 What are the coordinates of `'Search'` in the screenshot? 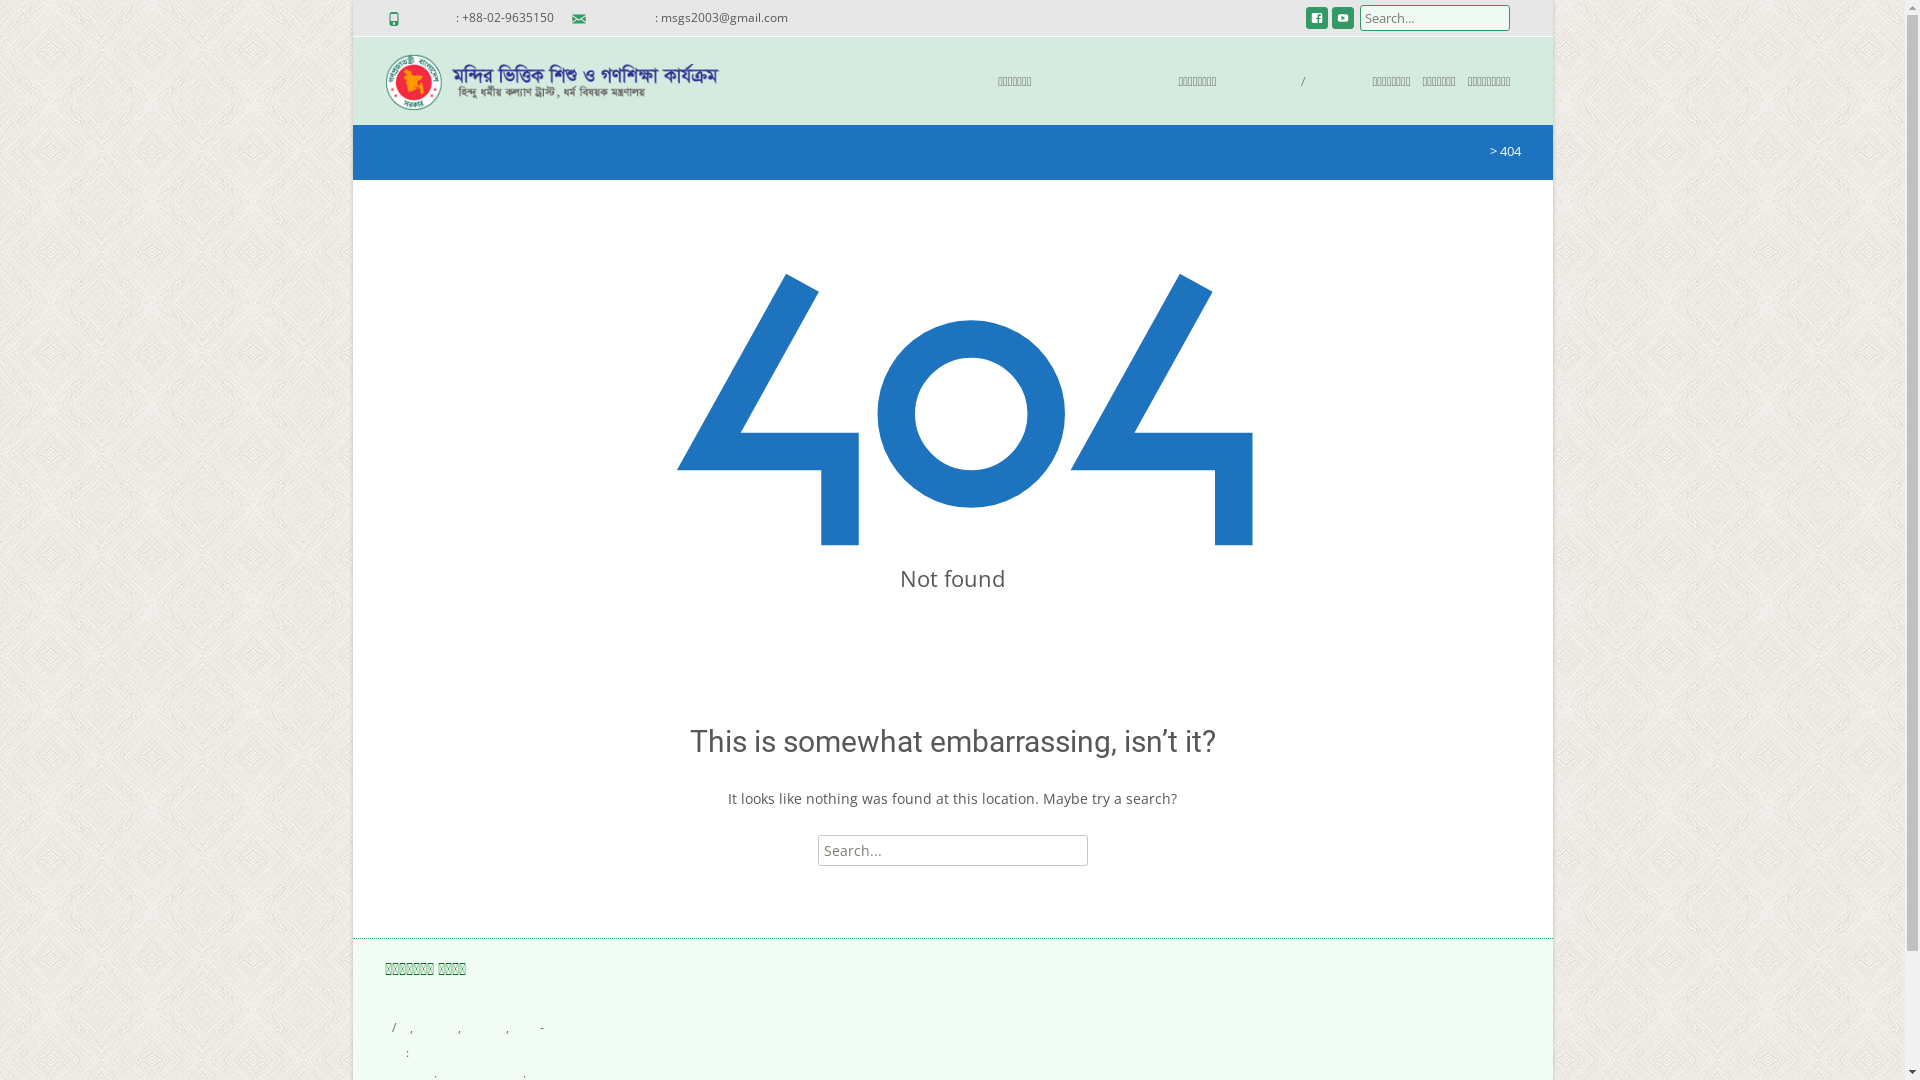 It's located at (47, 20).